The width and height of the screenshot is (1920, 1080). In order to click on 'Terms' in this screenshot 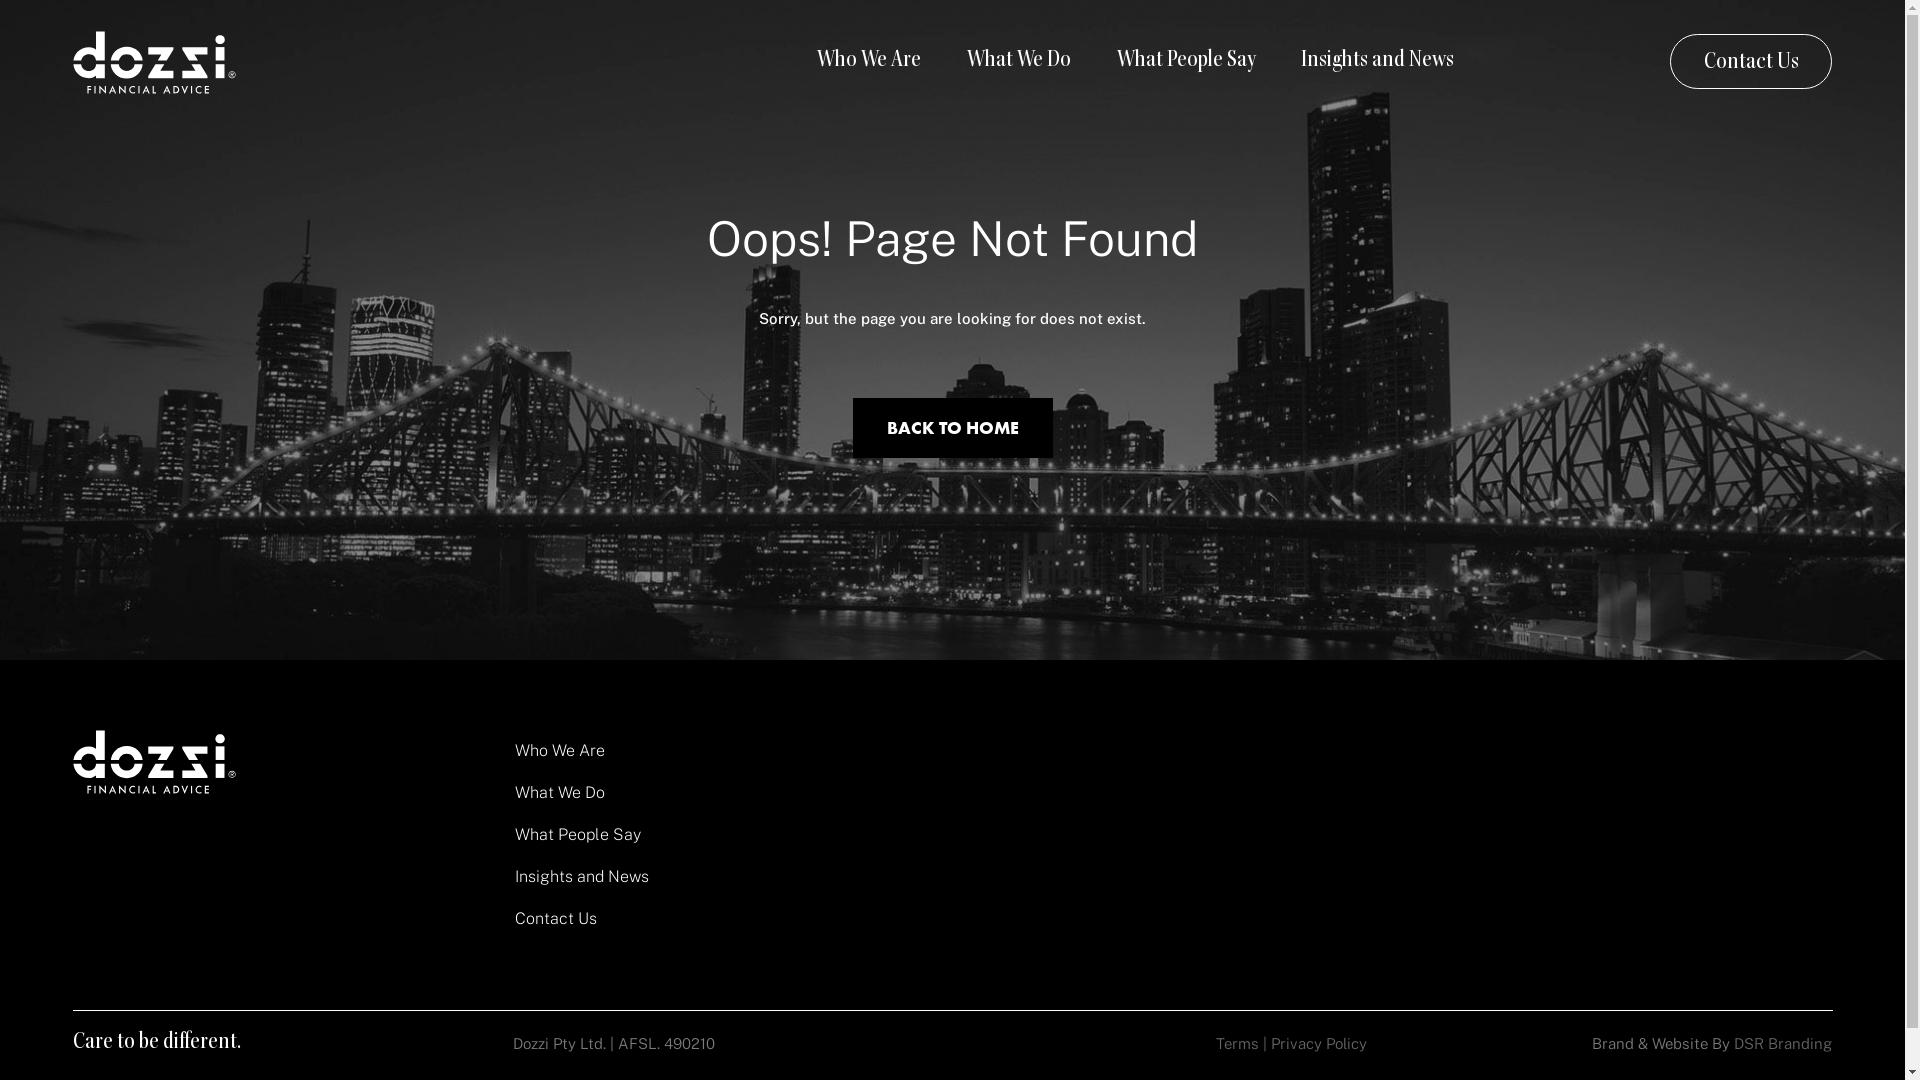, I will do `click(1236, 1042)`.